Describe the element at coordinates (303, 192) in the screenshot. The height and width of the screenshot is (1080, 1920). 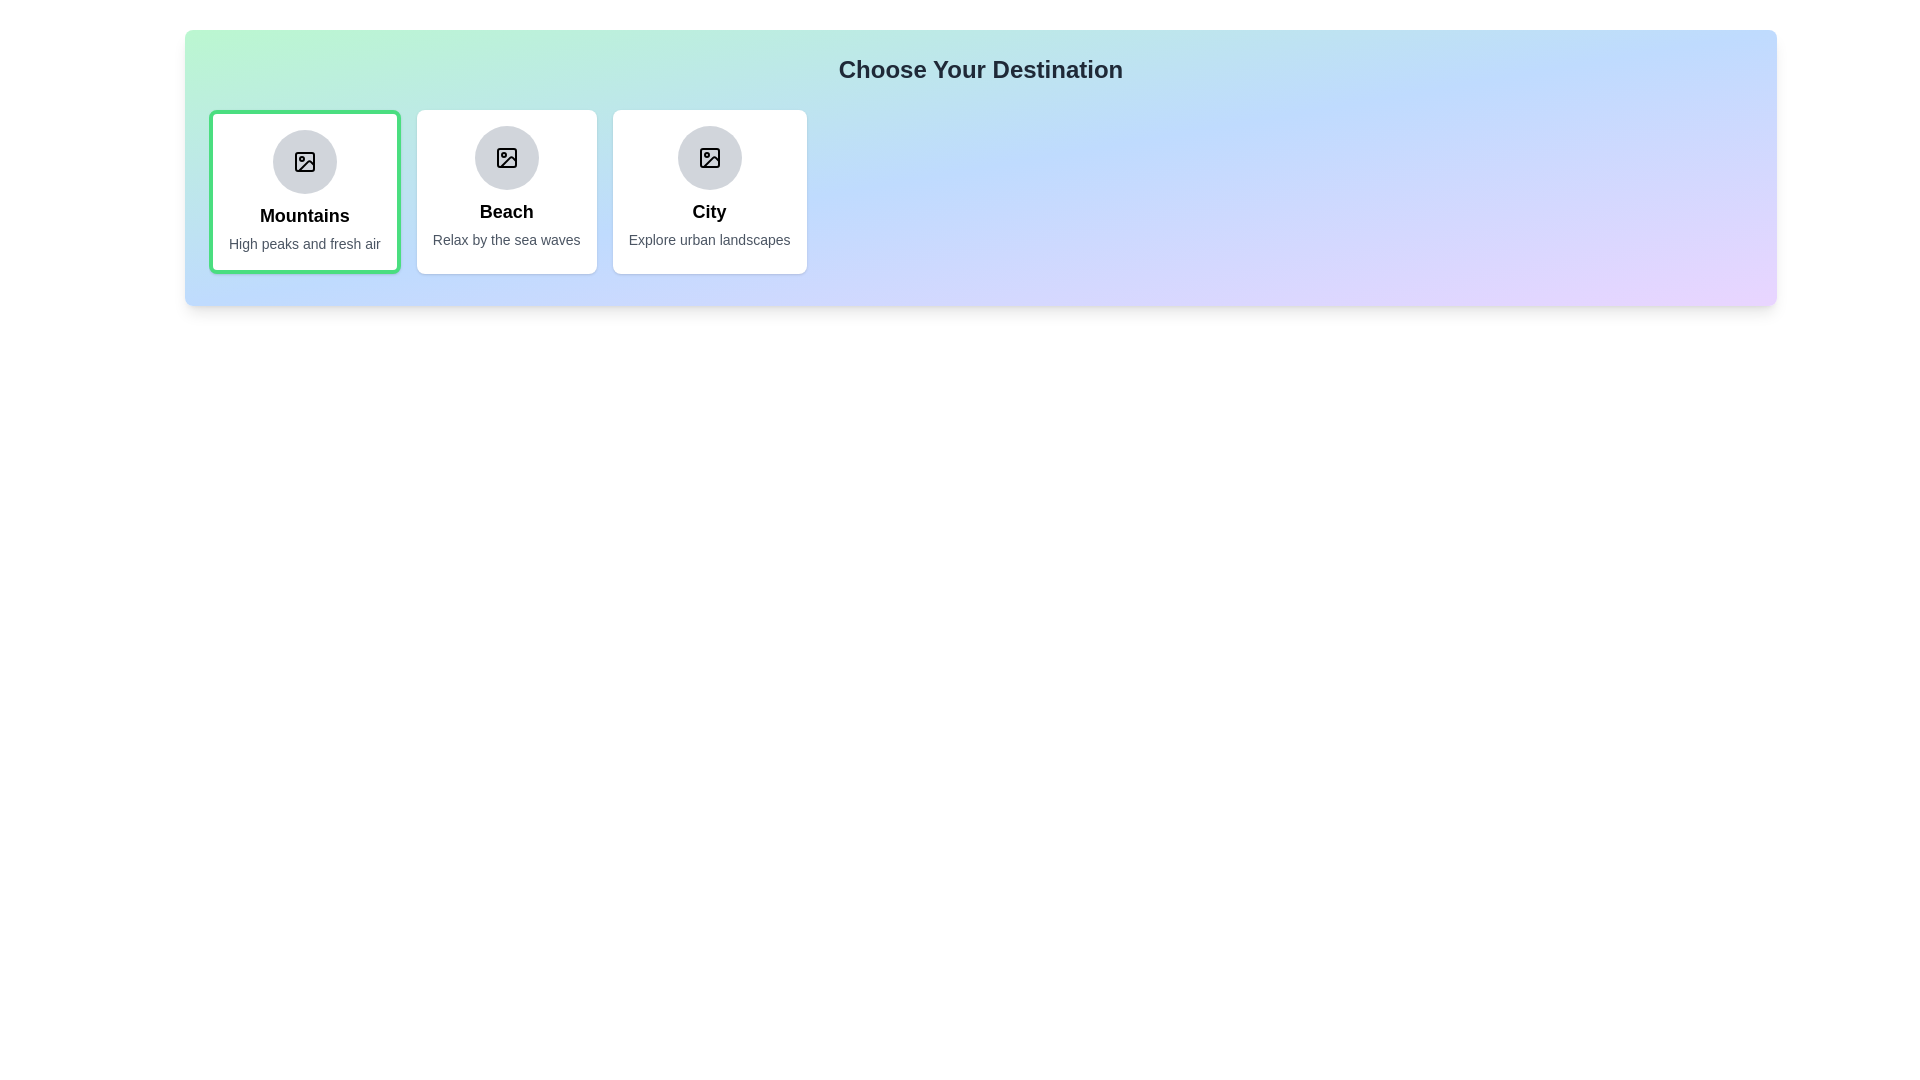
I see `the chip labeled 'Mountains' to observe its hover effect` at that location.